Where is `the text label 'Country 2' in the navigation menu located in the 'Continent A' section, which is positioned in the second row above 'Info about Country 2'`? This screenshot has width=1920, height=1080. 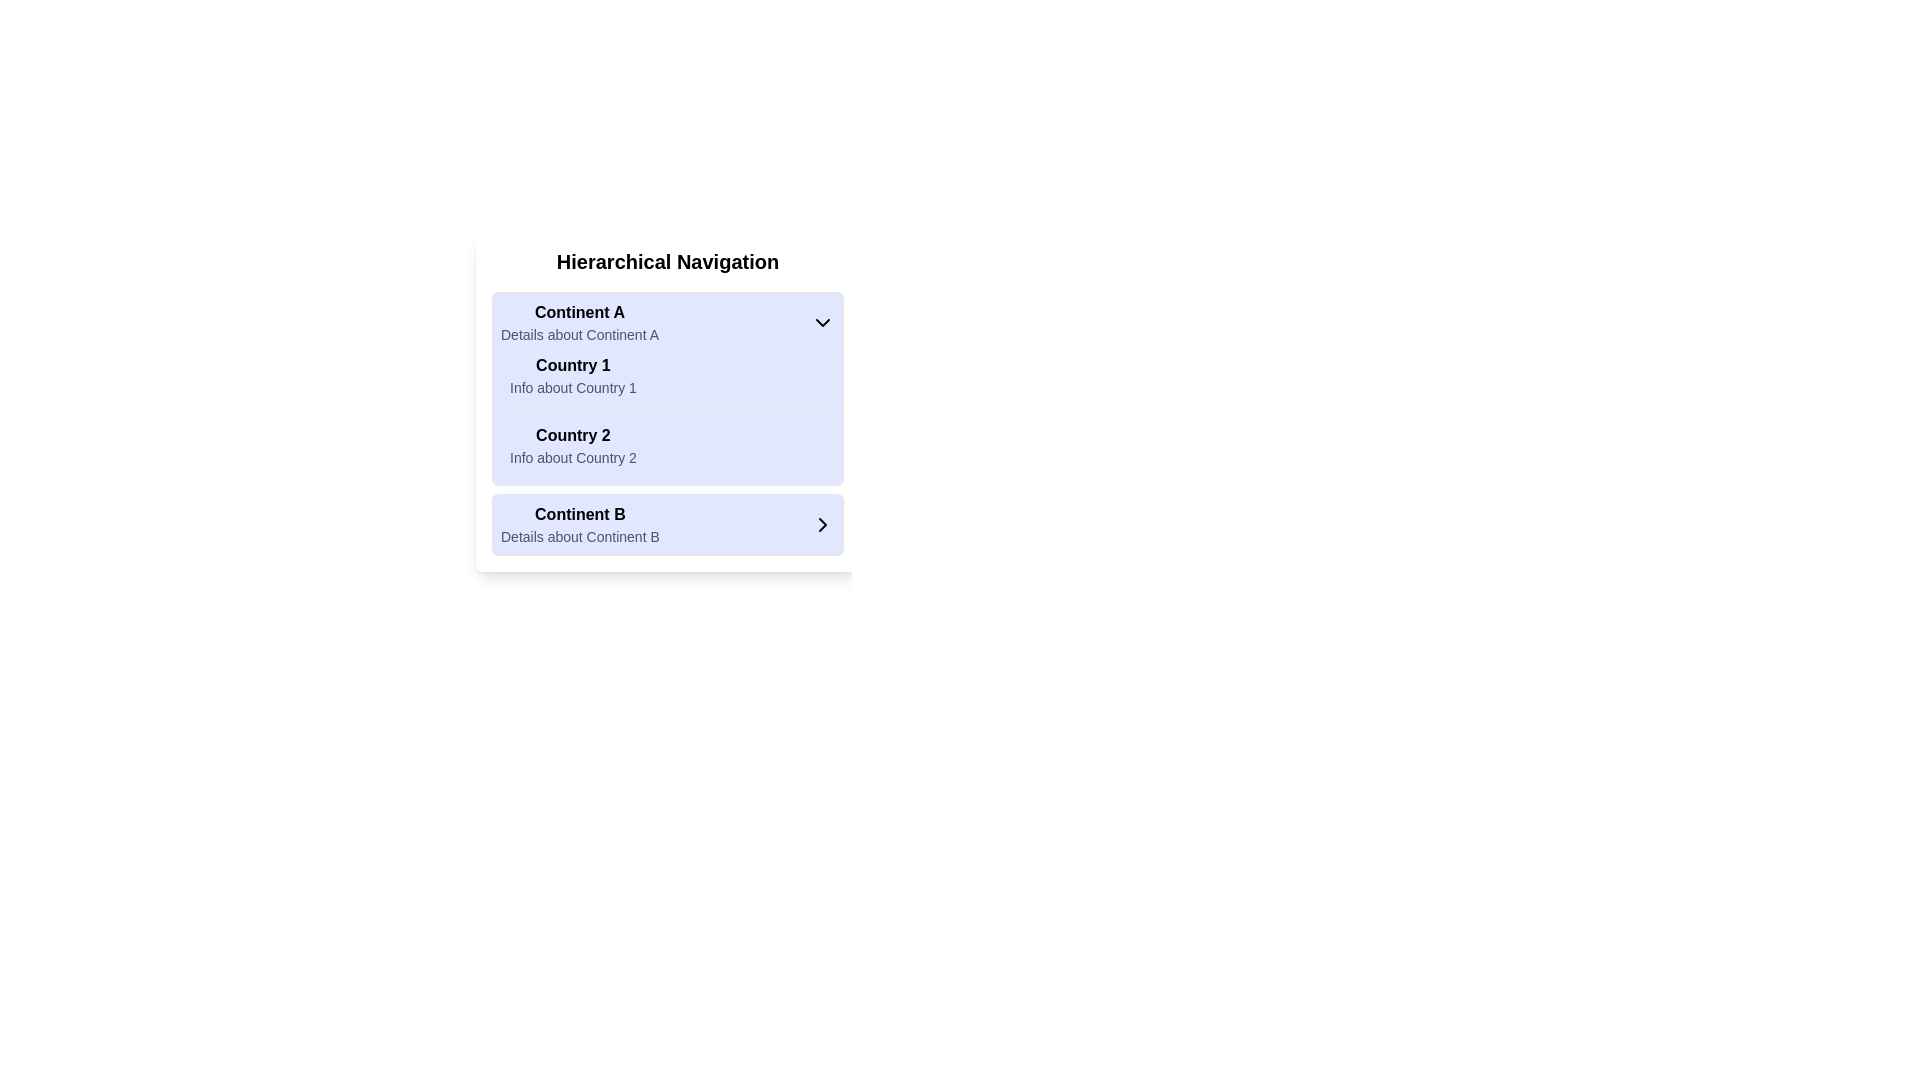
the text label 'Country 2' in the navigation menu located in the 'Continent A' section, which is positioned in the second row above 'Info about Country 2' is located at coordinates (572, 434).